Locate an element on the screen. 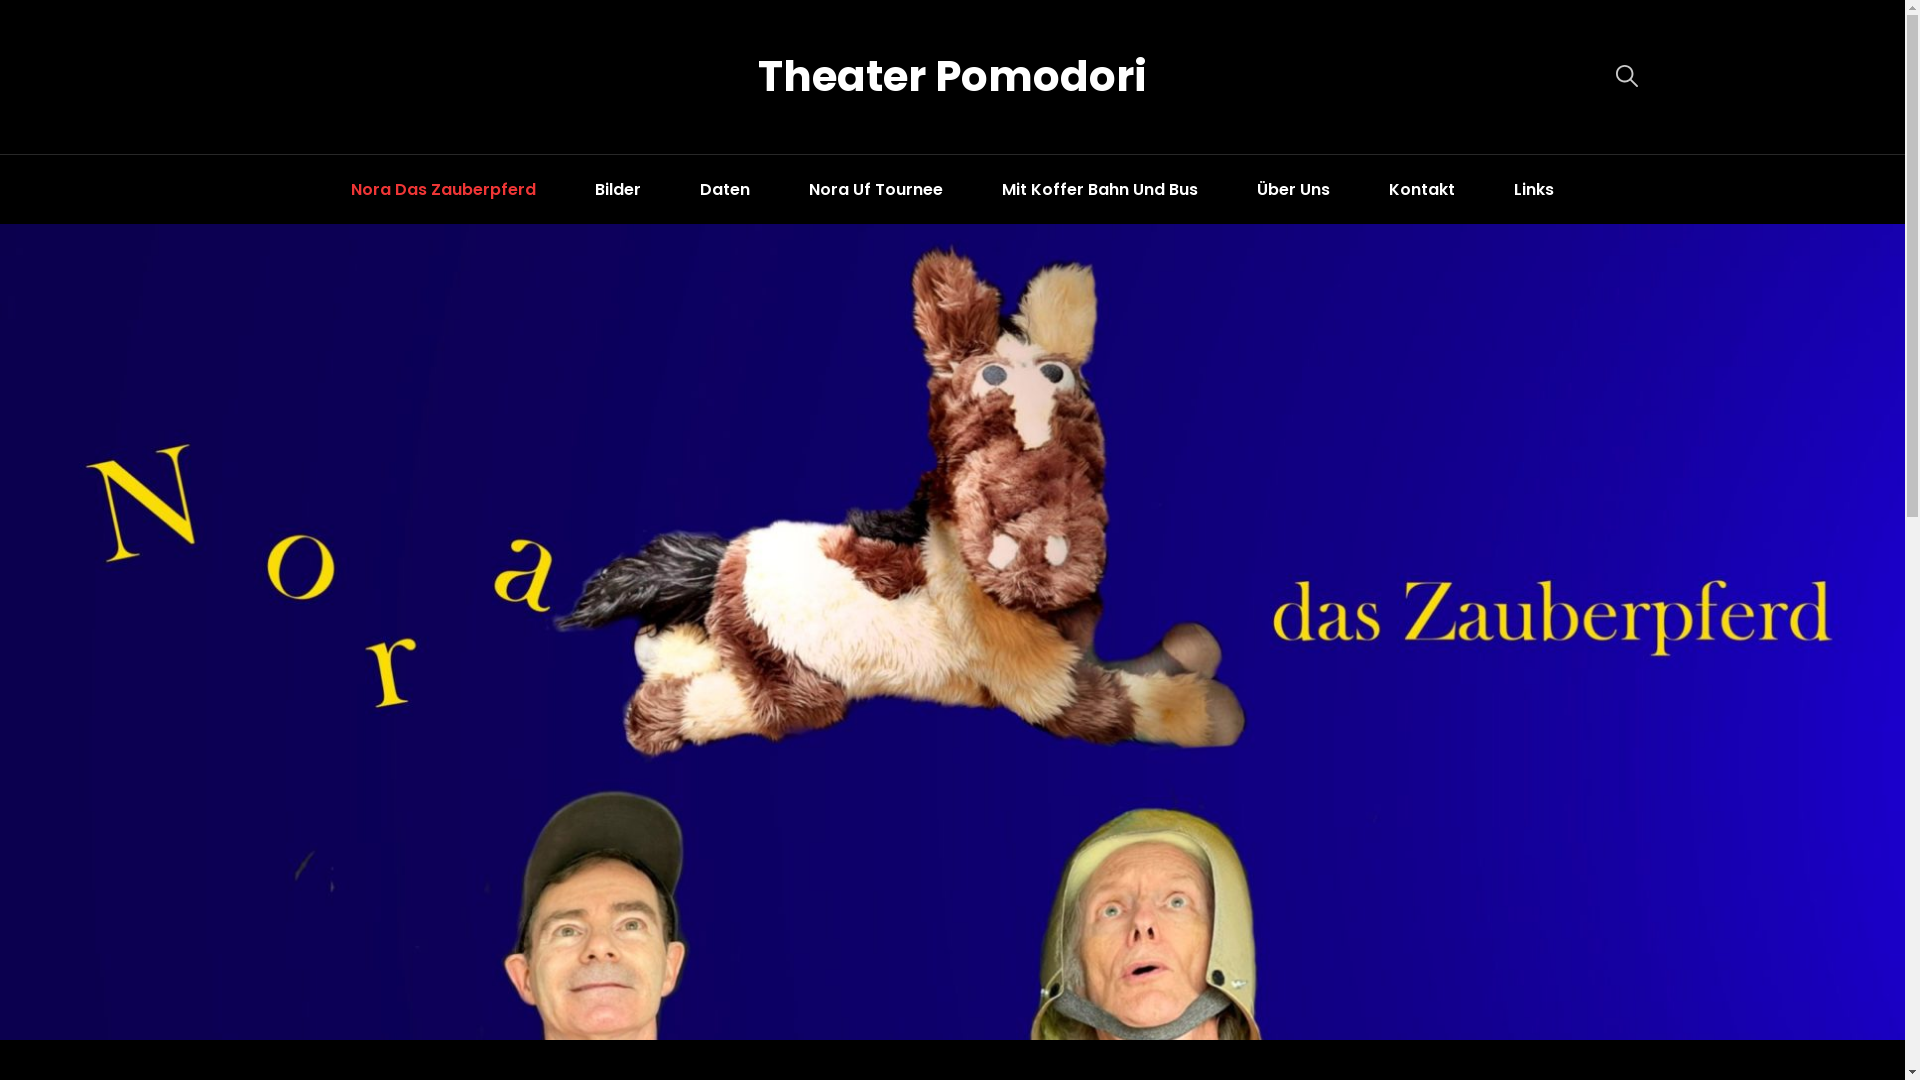 Image resolution: width=1920 pixels, height=1080 pixels. 'Bilder' is located at coordinates (617, 189).